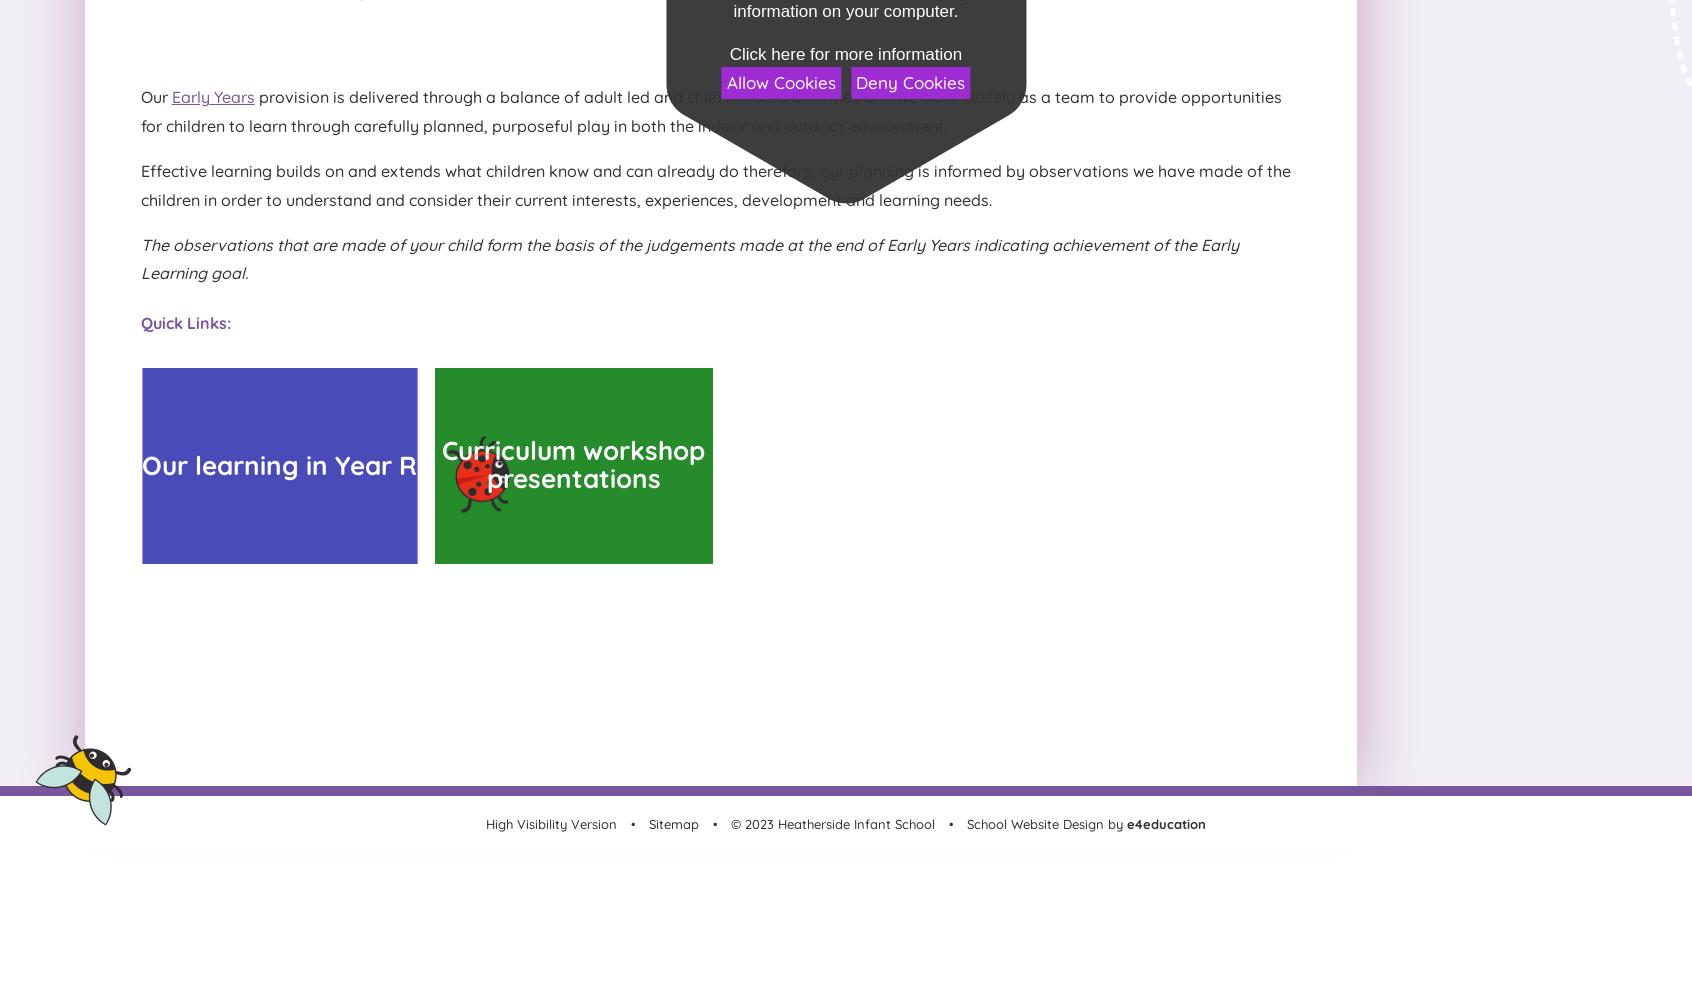 The height and width of the screenshot is (1000, 1692). I want to click on 'e4education', so click(1165, 822).